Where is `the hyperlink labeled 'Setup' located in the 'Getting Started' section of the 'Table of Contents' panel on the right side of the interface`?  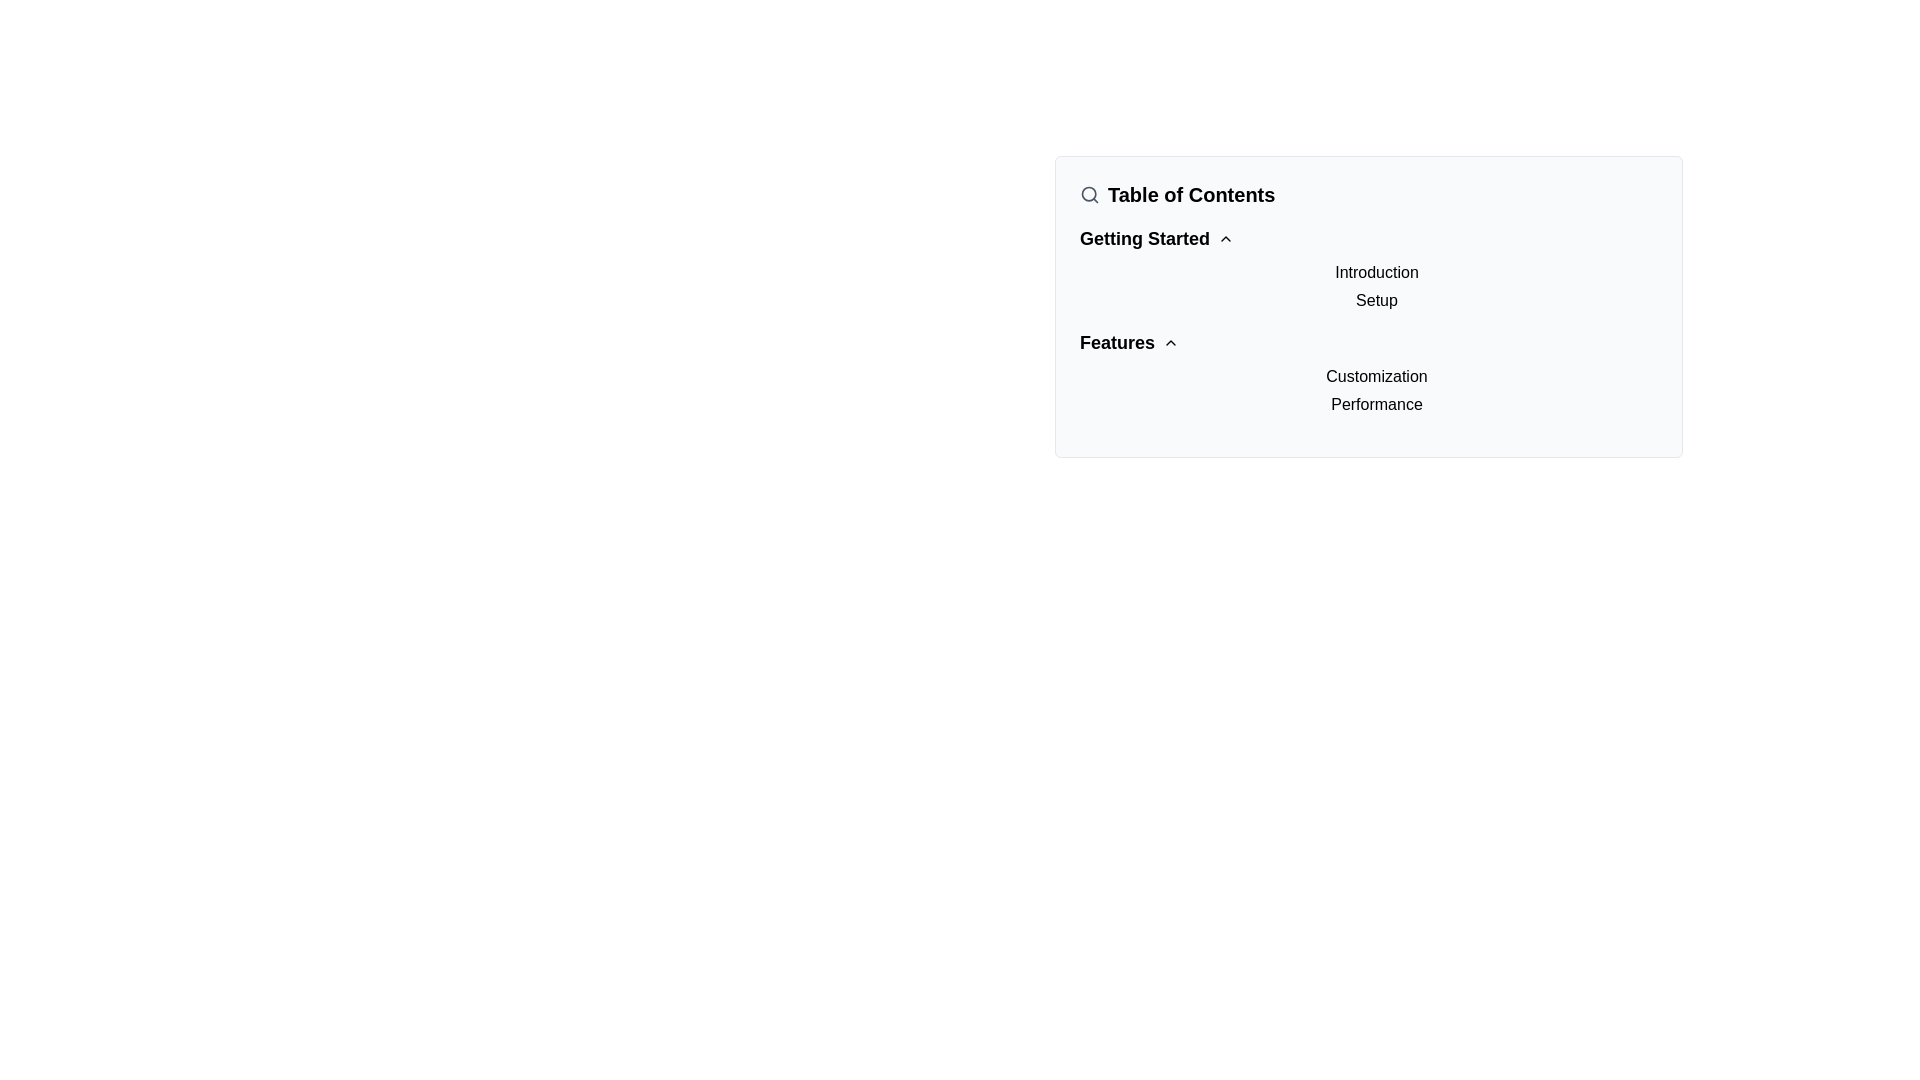 the hyperlink labeled 'Setup' located in the 'Getting Started' section of the 'Table of Contents' panel on the right side of the interface is located at coordinates (1376, 300).